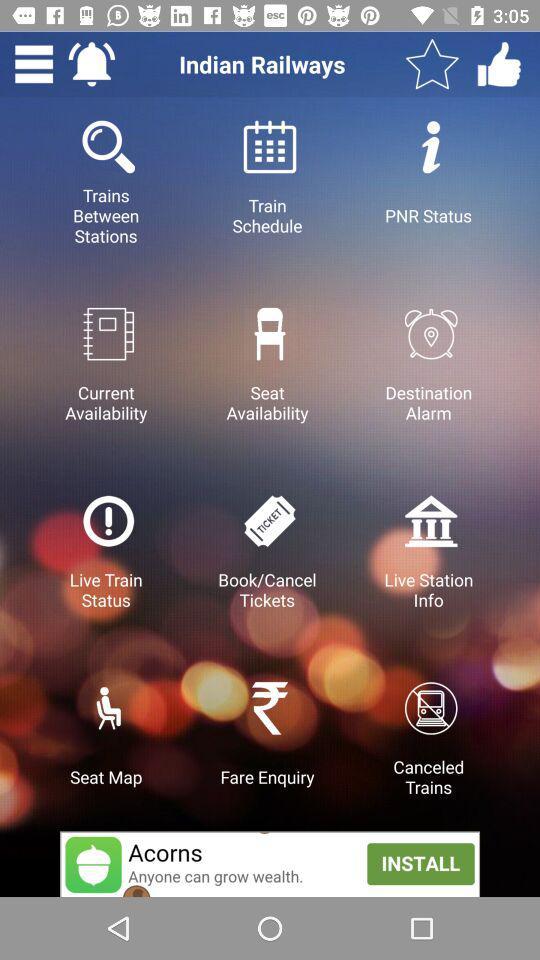  Describe the element at coordinates (270, 863) in the screenshot. I see `advertisement click` at that location.